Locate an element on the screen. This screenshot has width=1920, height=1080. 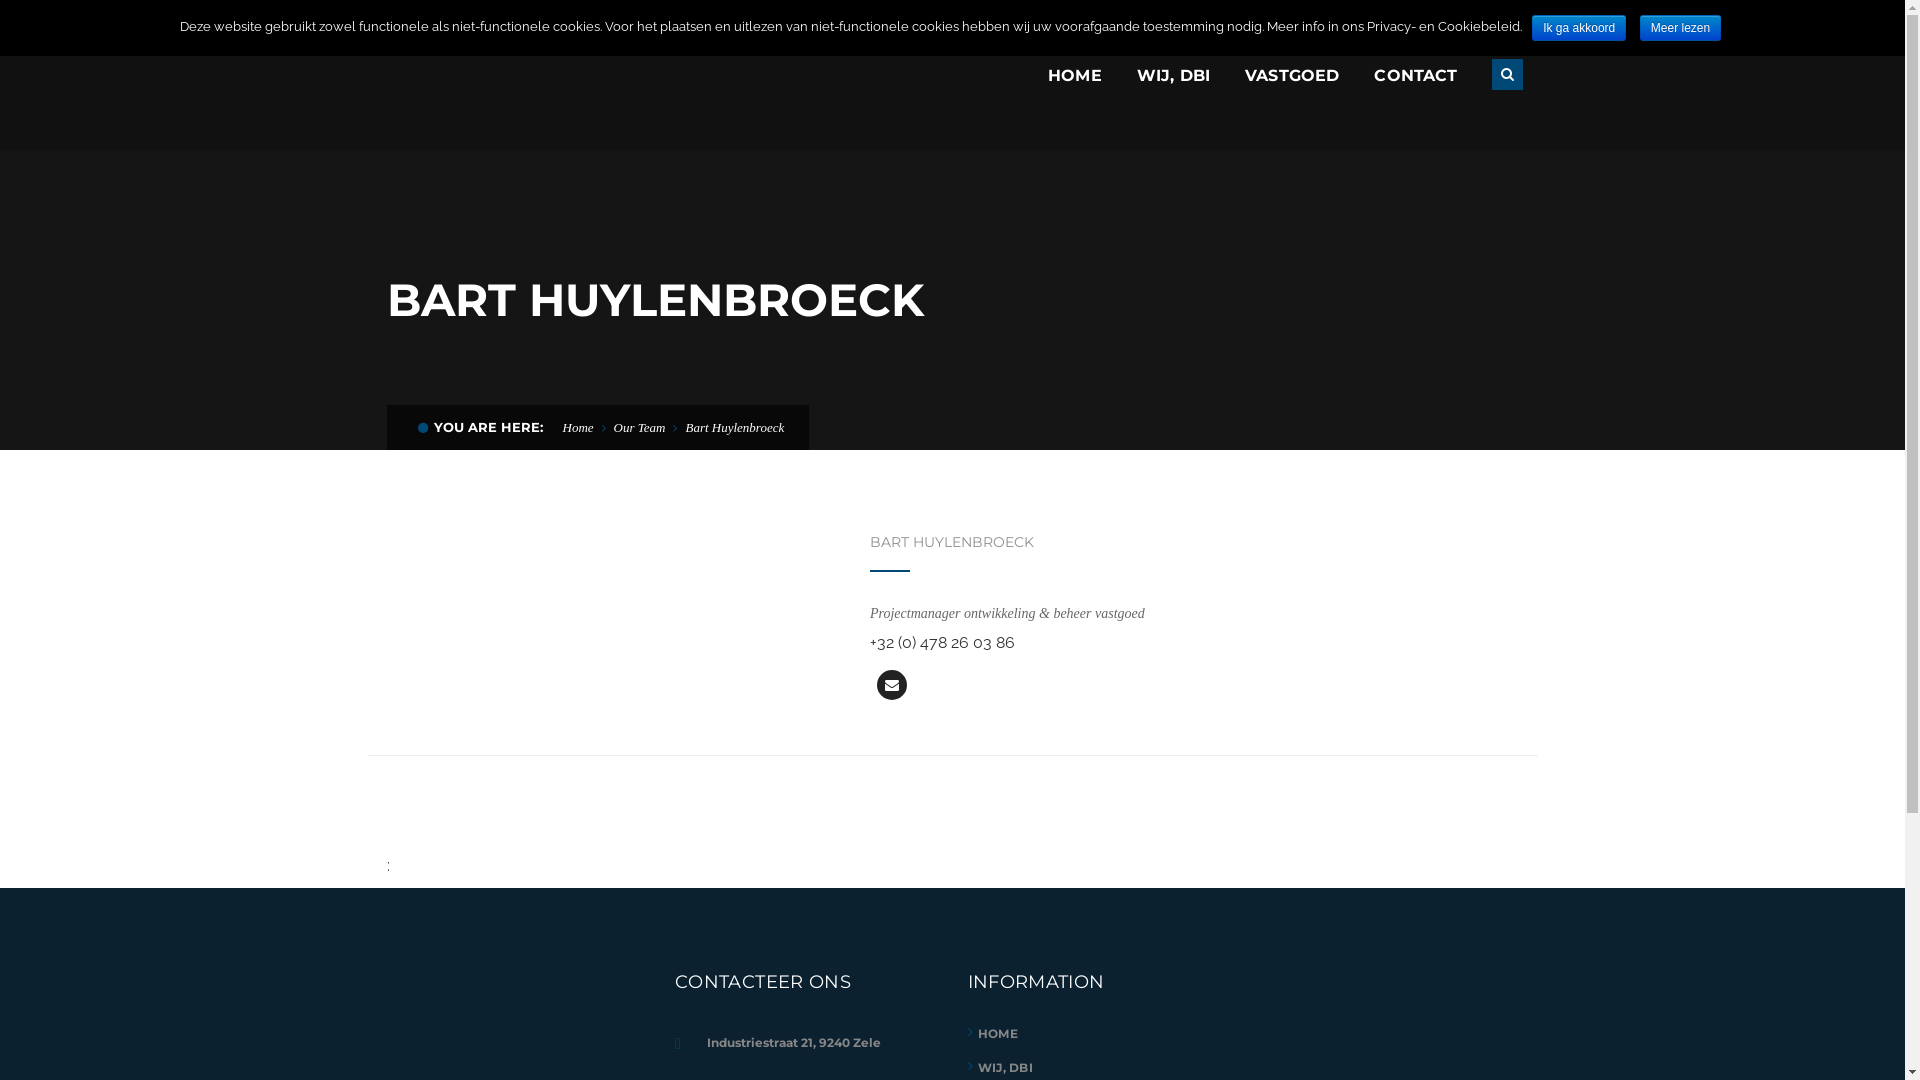
'Our Team' is located at coordinates (613, 426).